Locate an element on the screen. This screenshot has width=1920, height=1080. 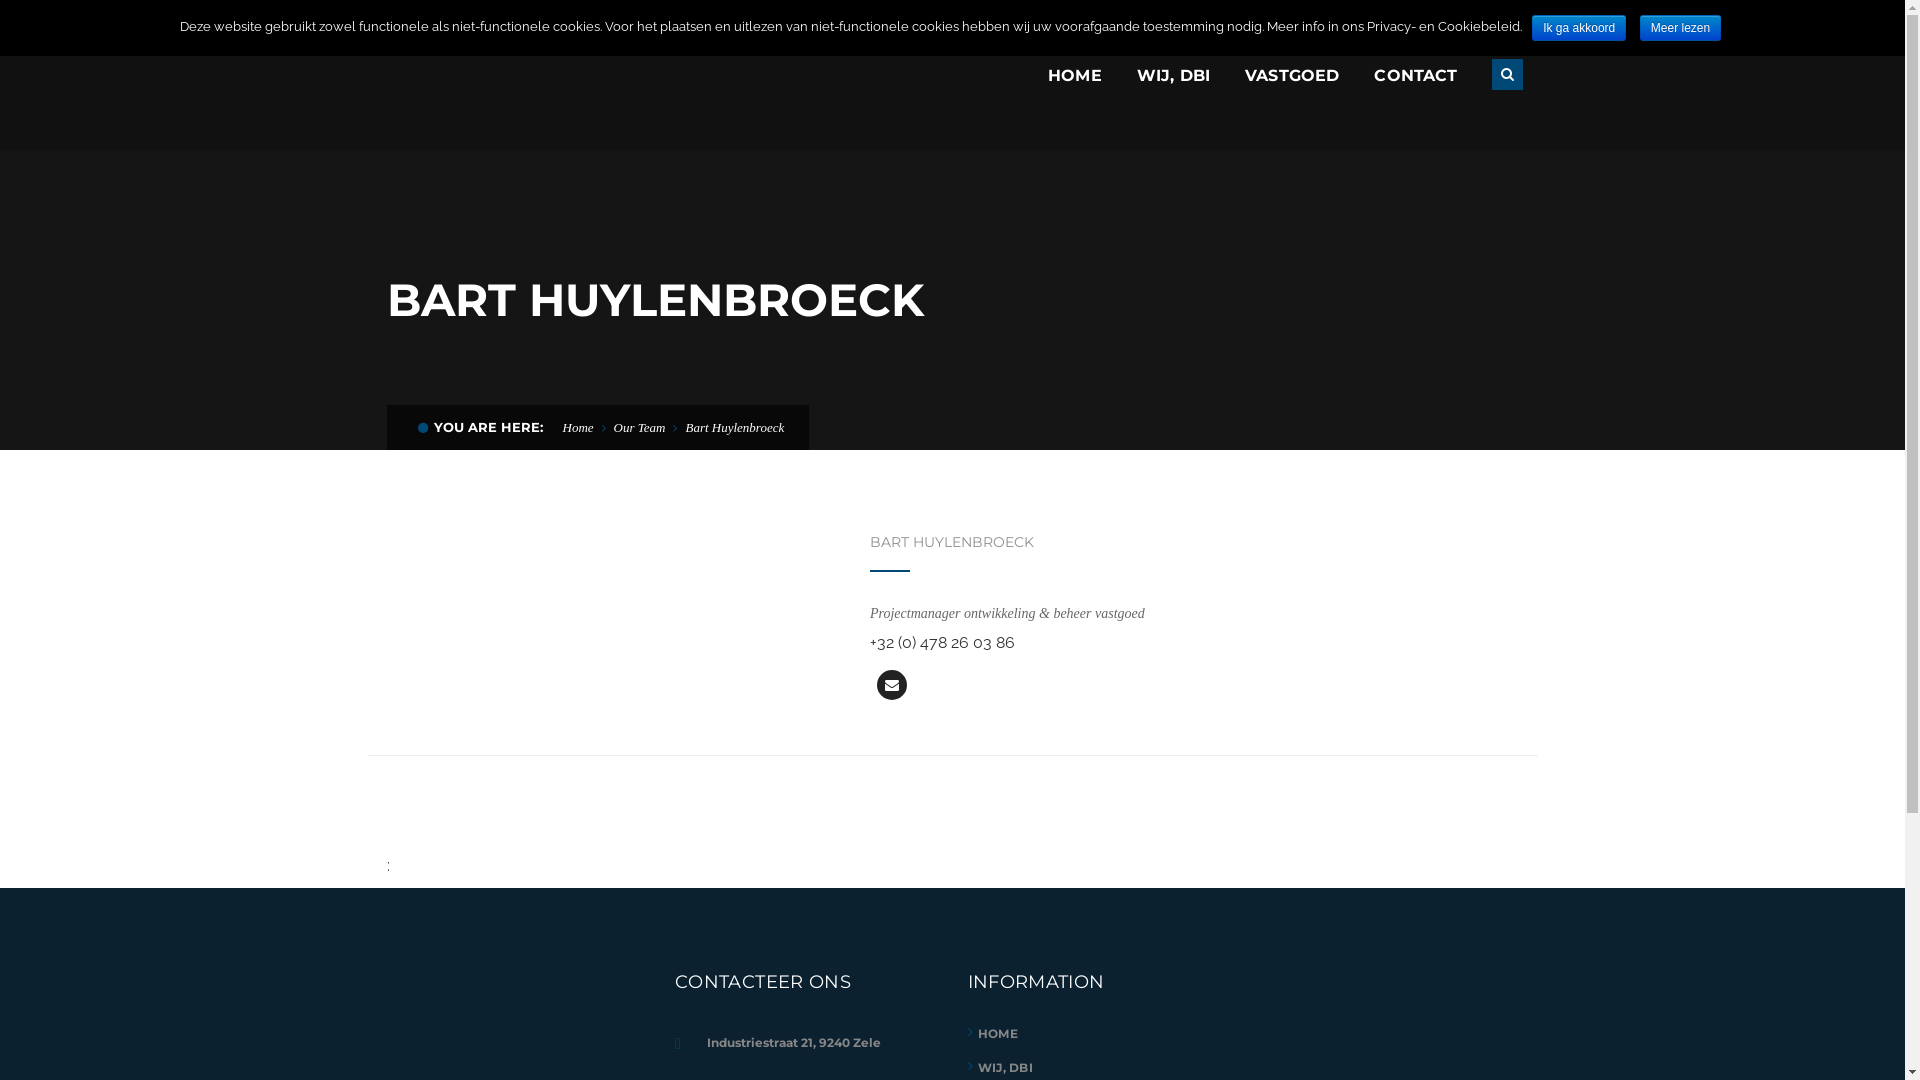
'Our Team' is located at coordinates (613, 426).